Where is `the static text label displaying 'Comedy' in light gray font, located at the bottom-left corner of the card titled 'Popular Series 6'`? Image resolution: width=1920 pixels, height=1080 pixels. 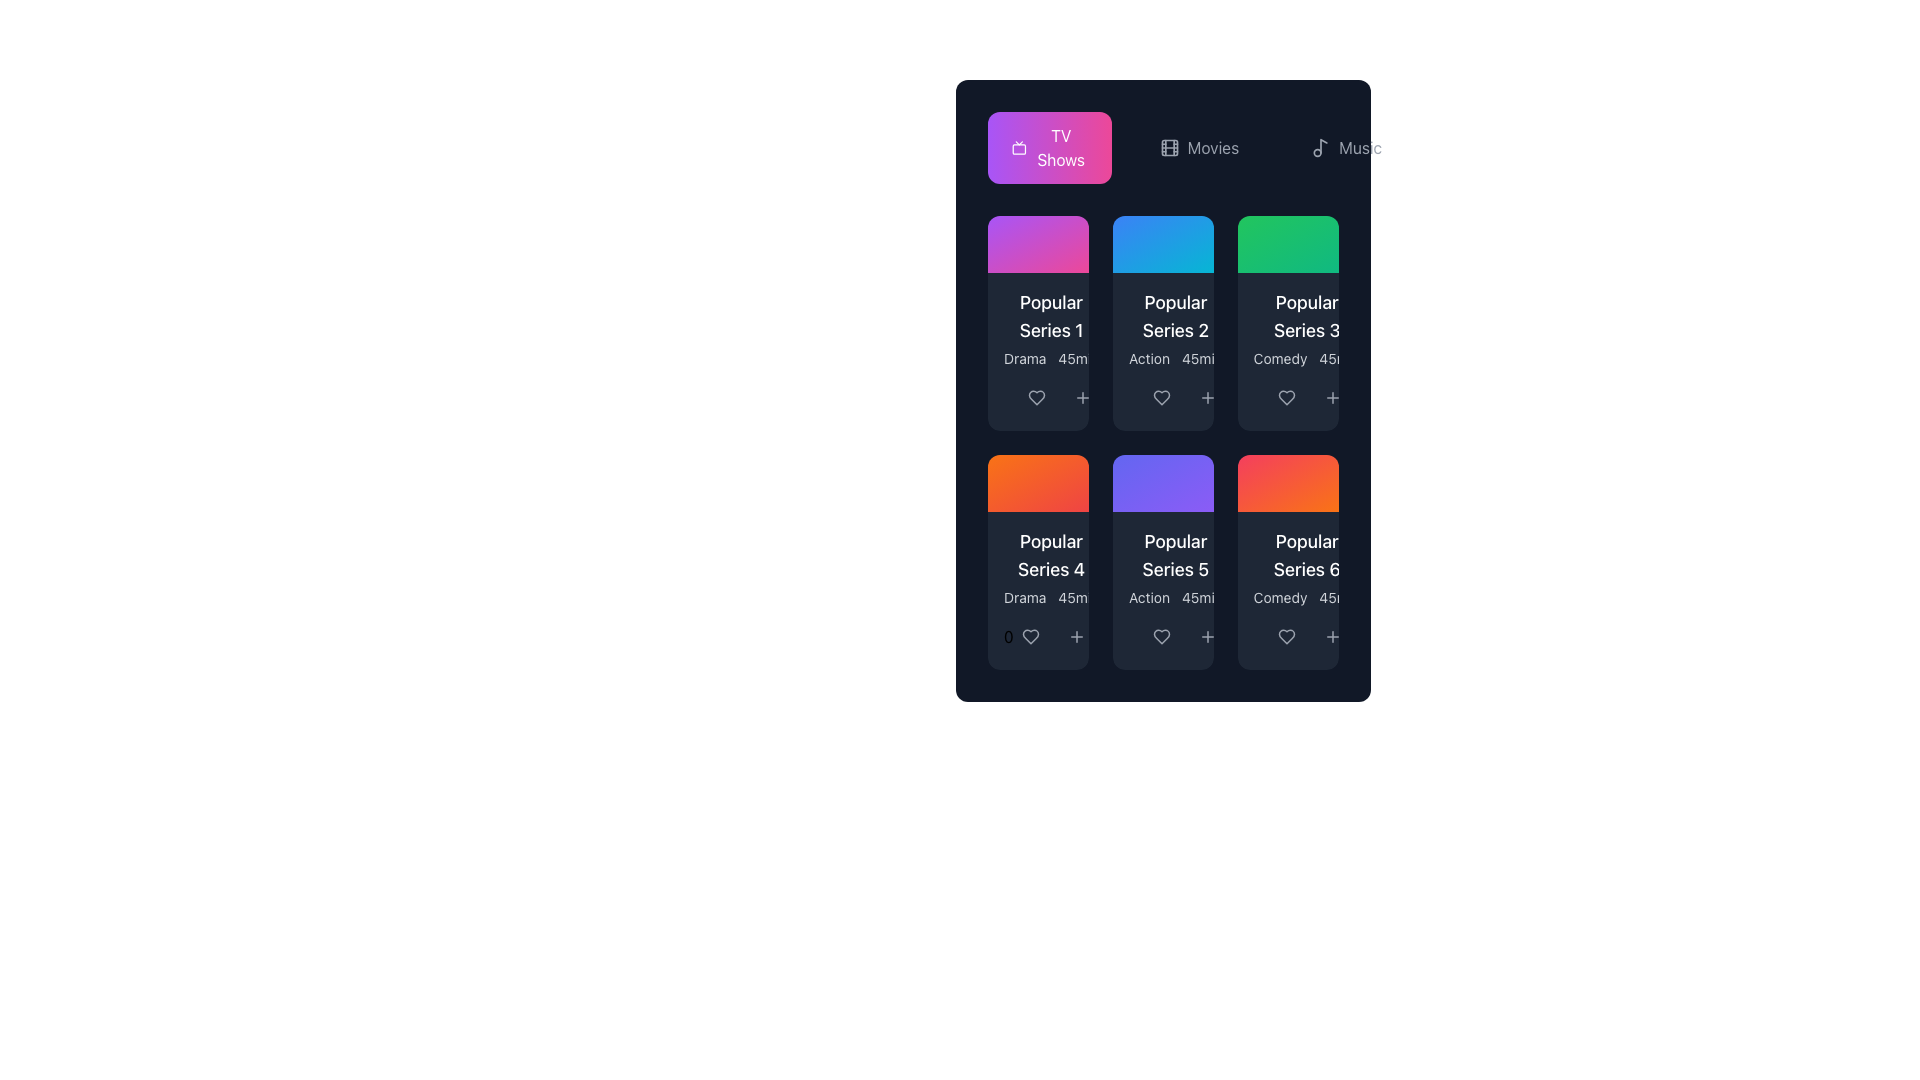
the static text label displaying 'Comedy' in light gray font, located at the bottom-left corner of the card titled 'Popular Series 6' is located at coordinates (1280, 596).